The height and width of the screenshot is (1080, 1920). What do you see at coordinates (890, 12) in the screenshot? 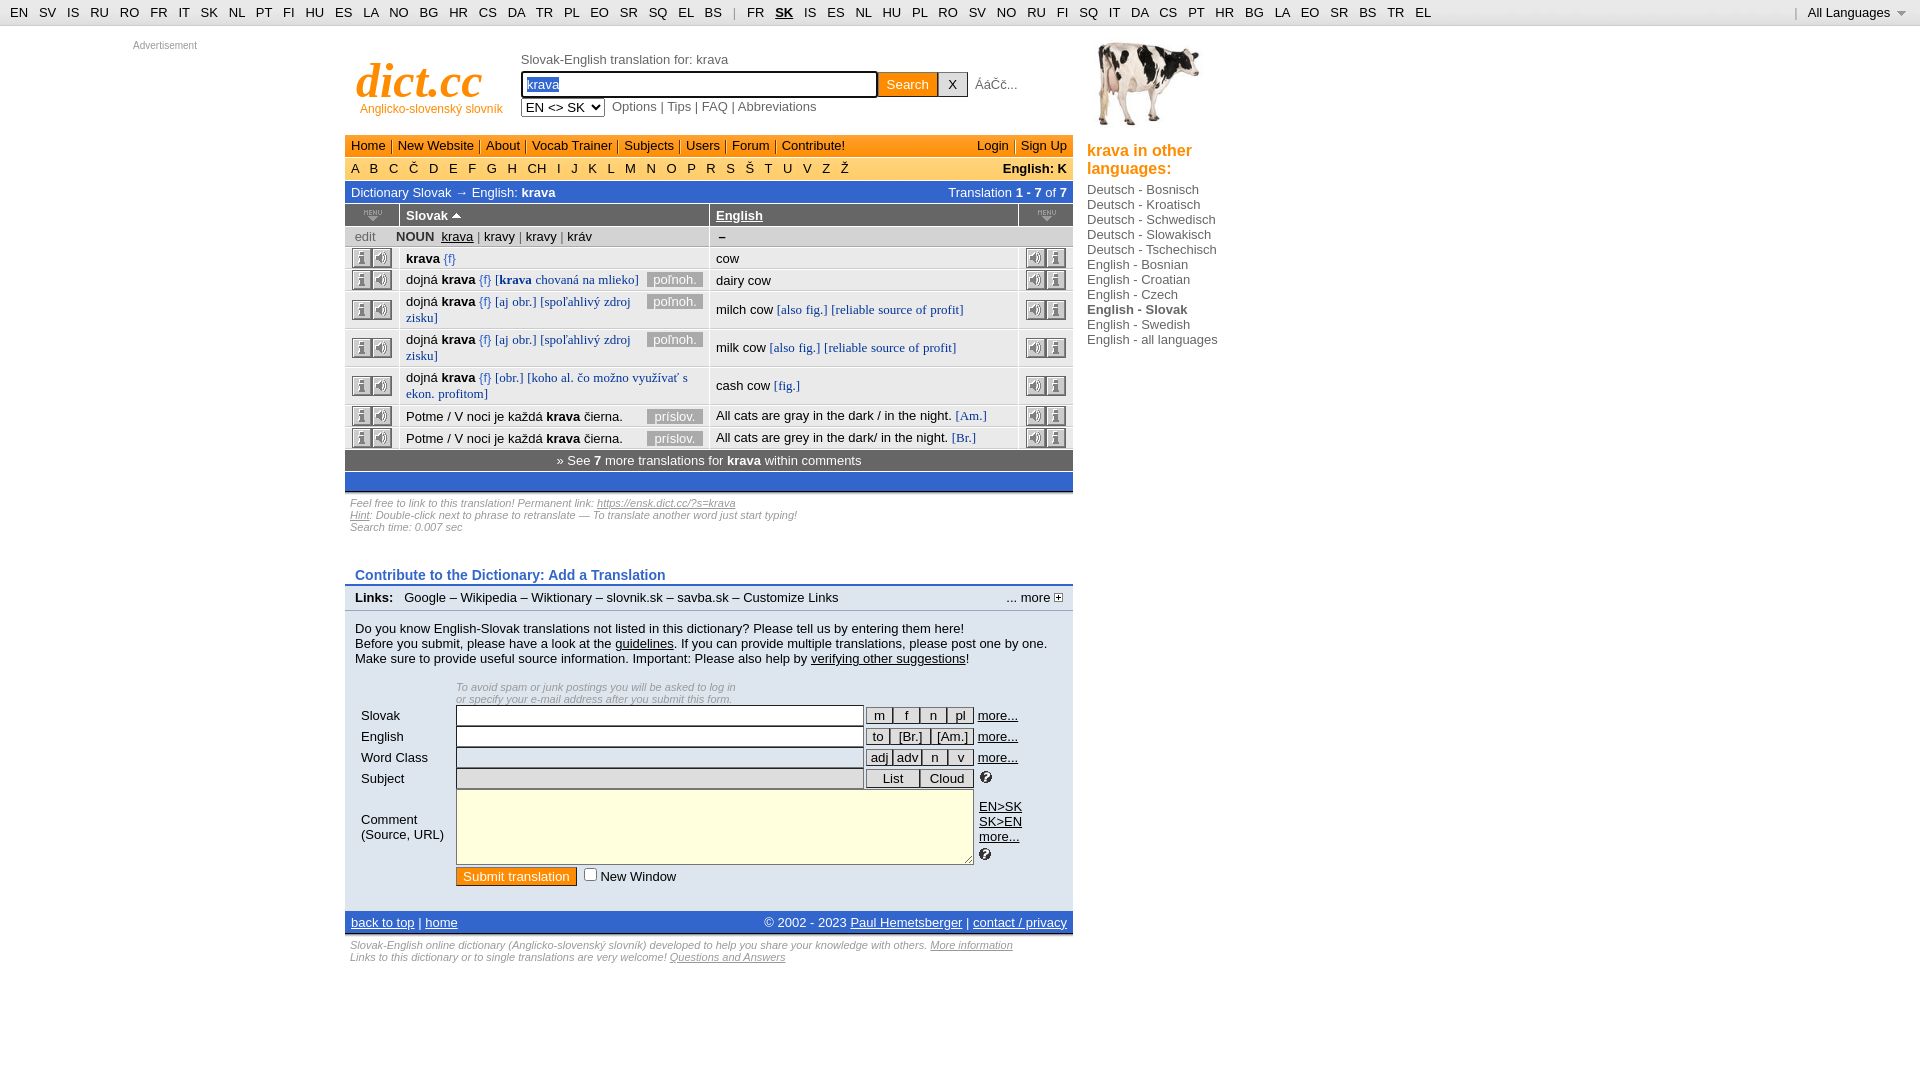
I see `'HU'` at bounding box center [890, 12].